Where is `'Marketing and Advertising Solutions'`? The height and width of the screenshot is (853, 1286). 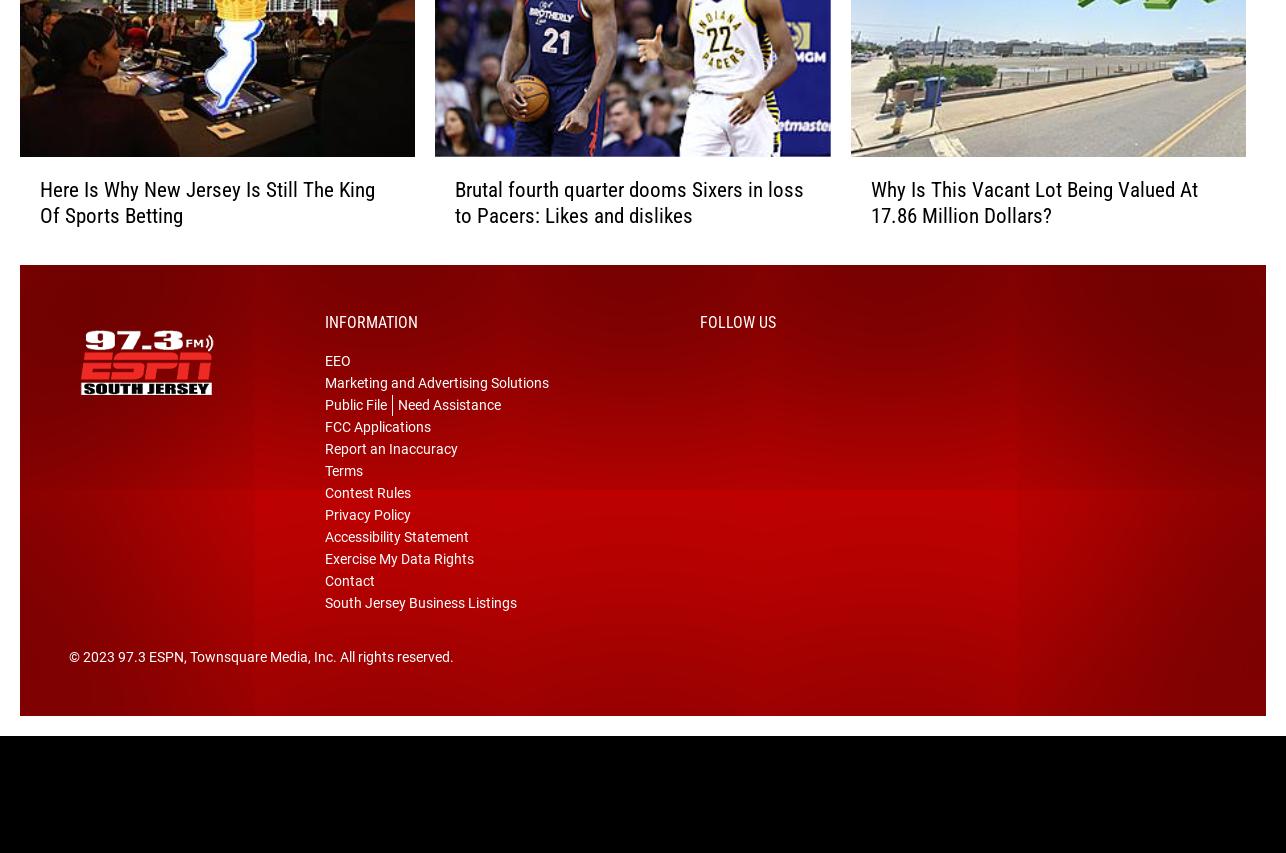
'Marketing and Advertising Solutions' is located at coordinates (435, 412).